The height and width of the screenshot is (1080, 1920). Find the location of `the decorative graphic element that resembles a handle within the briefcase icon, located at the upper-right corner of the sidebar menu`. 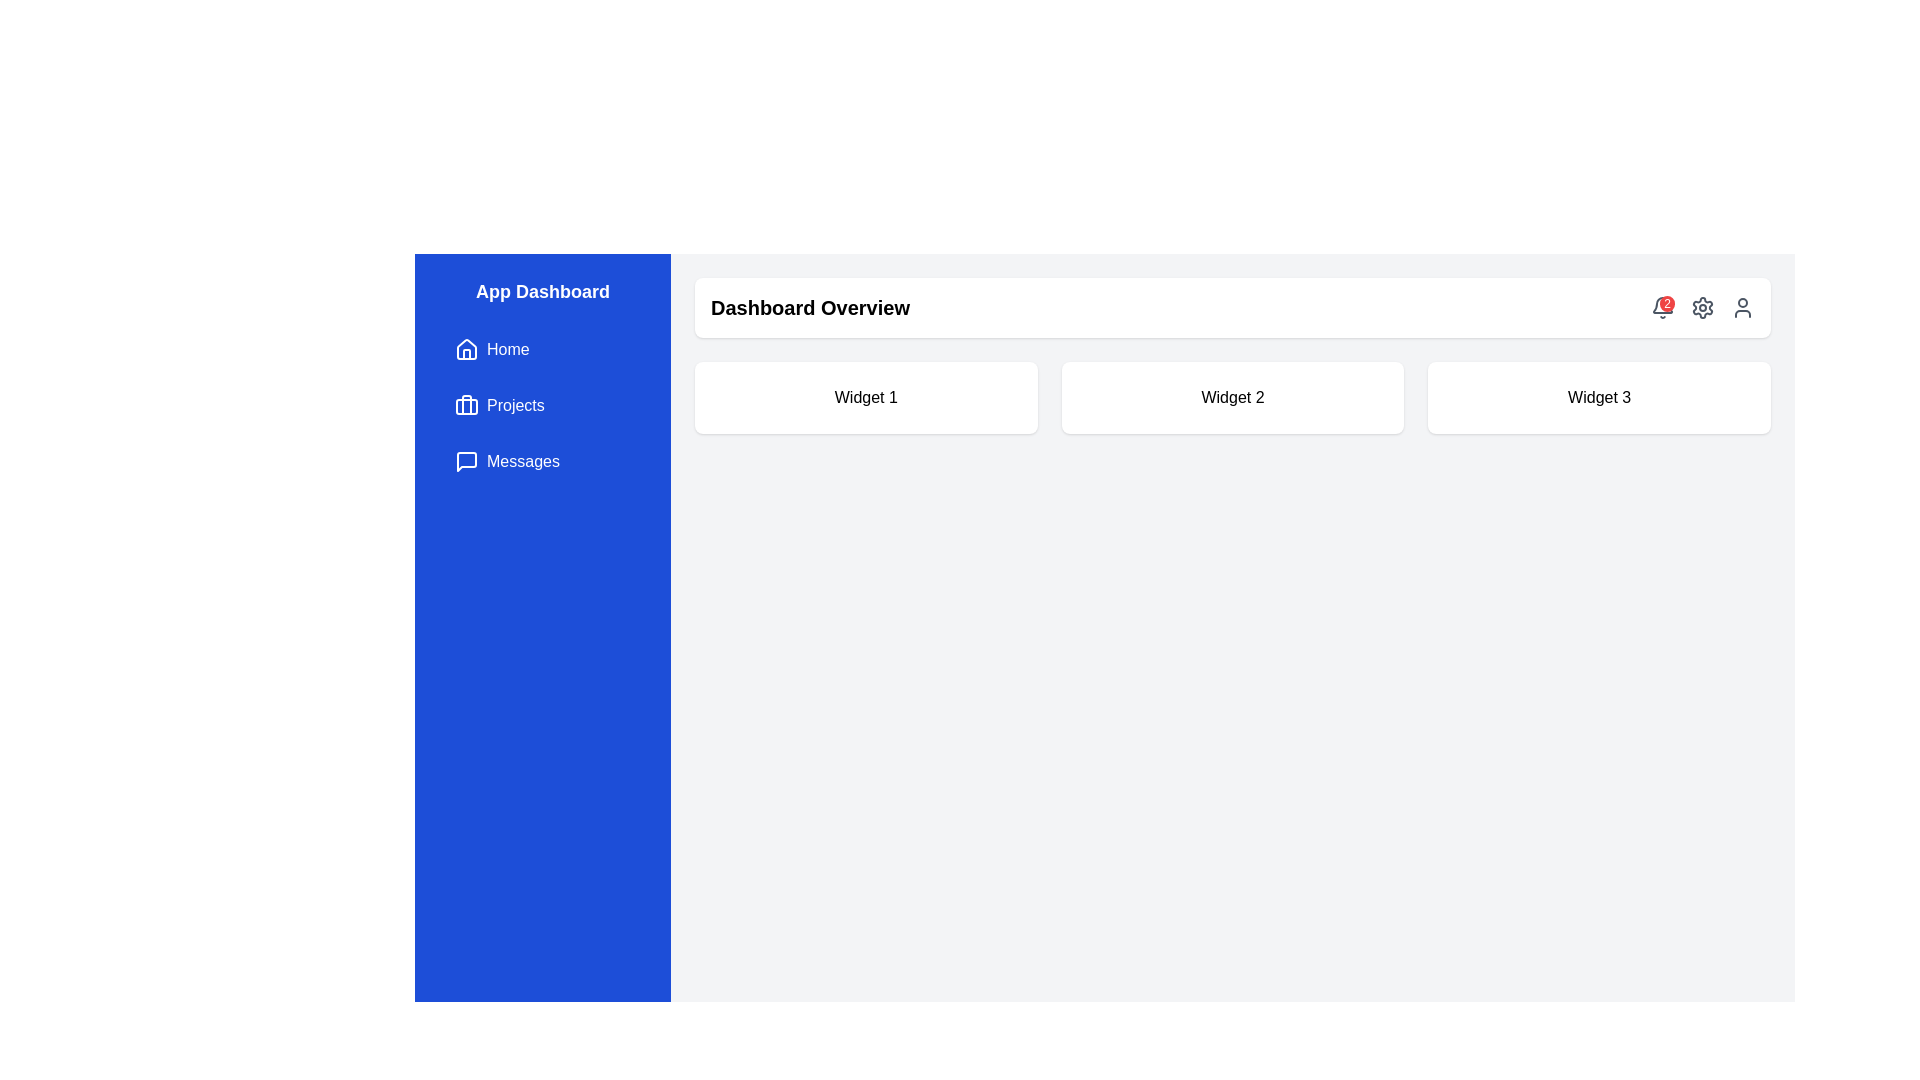

the decorative graphic element that resembles a handle within the briefcase icon, located at the upper-right corner of the sidebar menu is located at coordinates (465, 405).